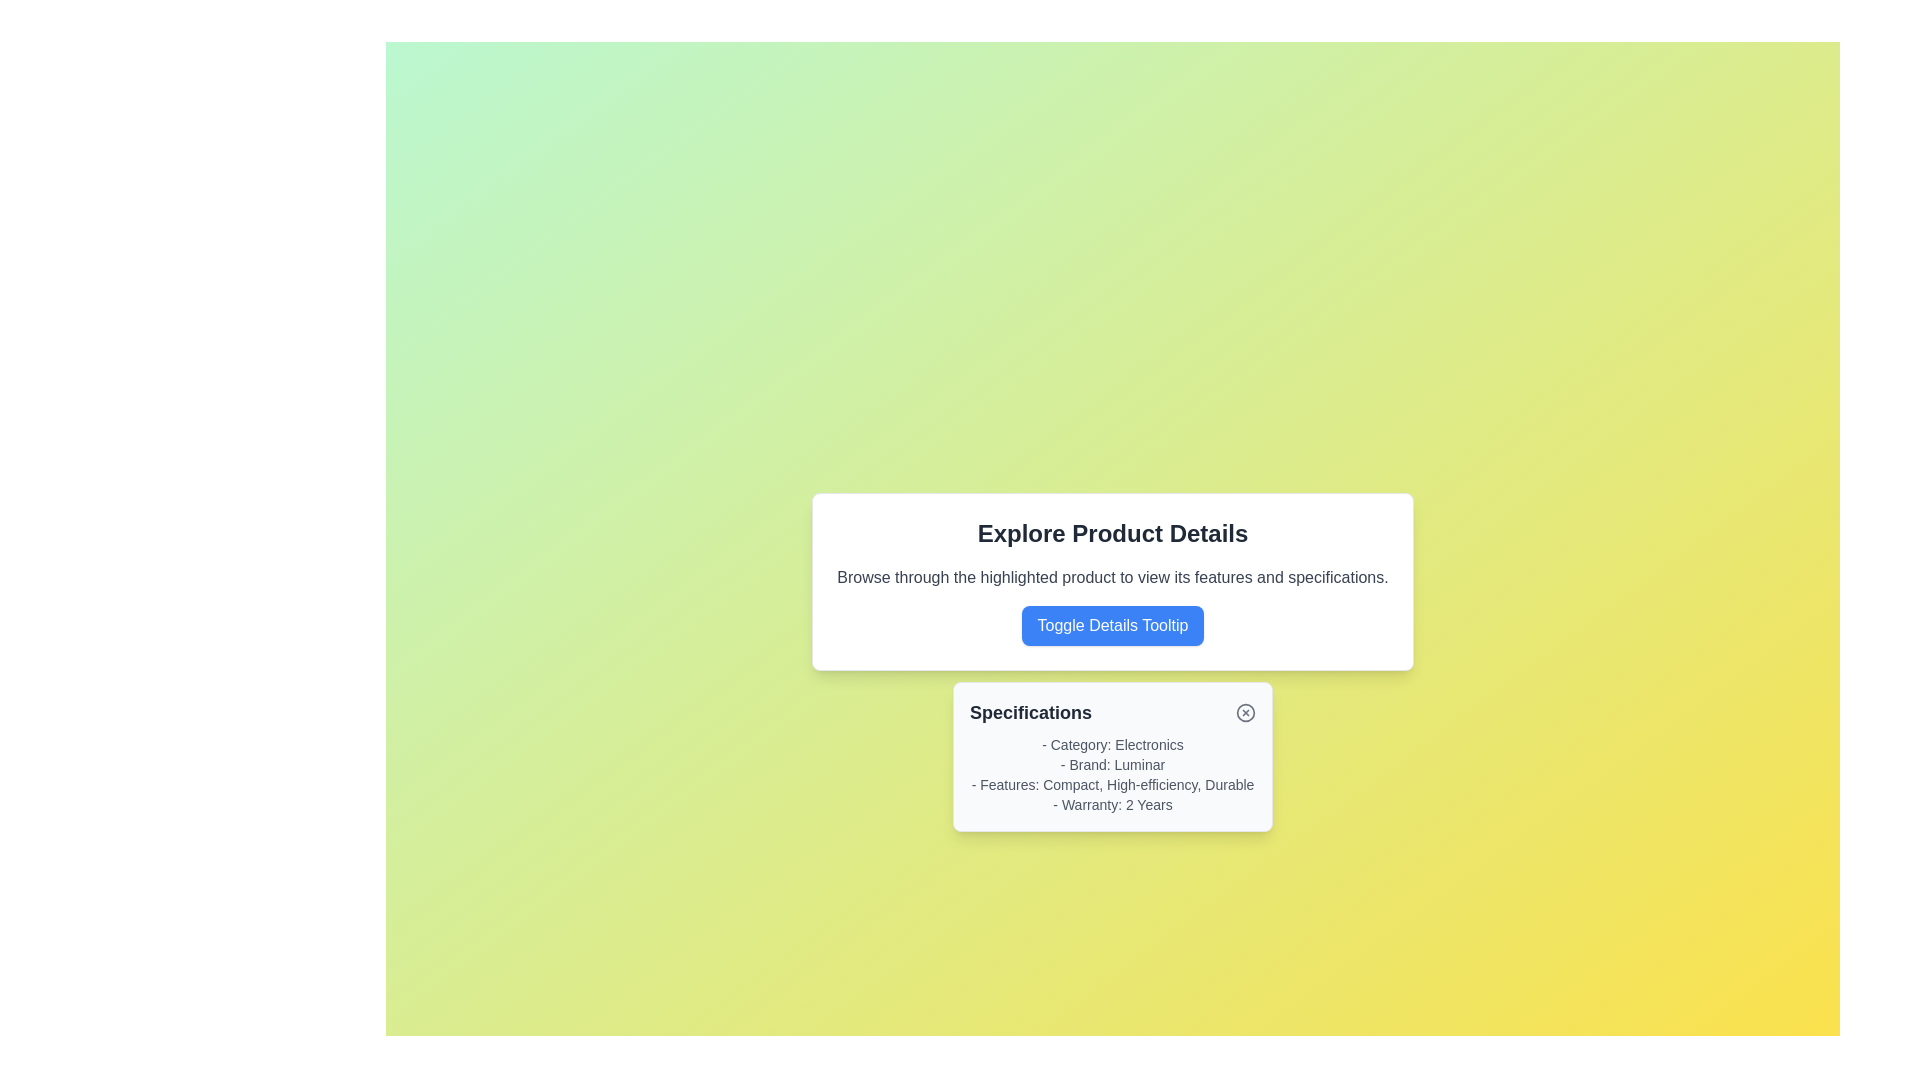 This screenshot has width=1920, height=1080. What do you see at coordinates (1112, 764) in the screenshot?
I see `the text display showing '- Brand: Luminar' located within the 'Specifications' card, which is the second item in a bullet list` at bounding box center [1112, 764].